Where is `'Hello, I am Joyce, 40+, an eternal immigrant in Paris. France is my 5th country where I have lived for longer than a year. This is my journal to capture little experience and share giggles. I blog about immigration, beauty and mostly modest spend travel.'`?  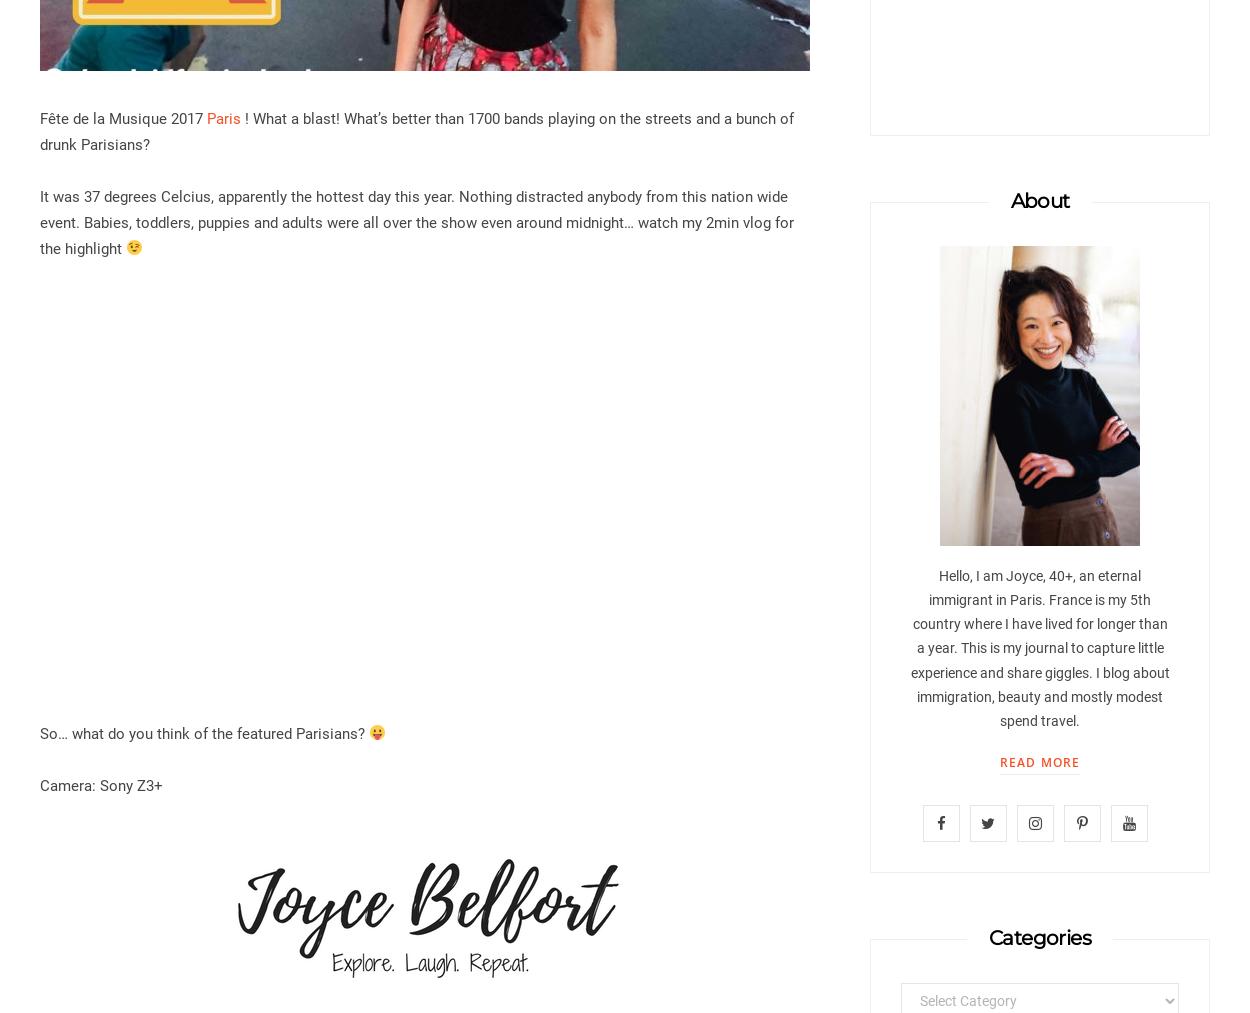 'Hello, I am Joyce, 40+, an eternal immigrant in Paris. France is my 5th country where I have lived for longer than a year. This is my journal to capture little experience and share giggles. I blog about immigration, beauty and mostly modest spend travel.' is located at coordinates (1039, 647).